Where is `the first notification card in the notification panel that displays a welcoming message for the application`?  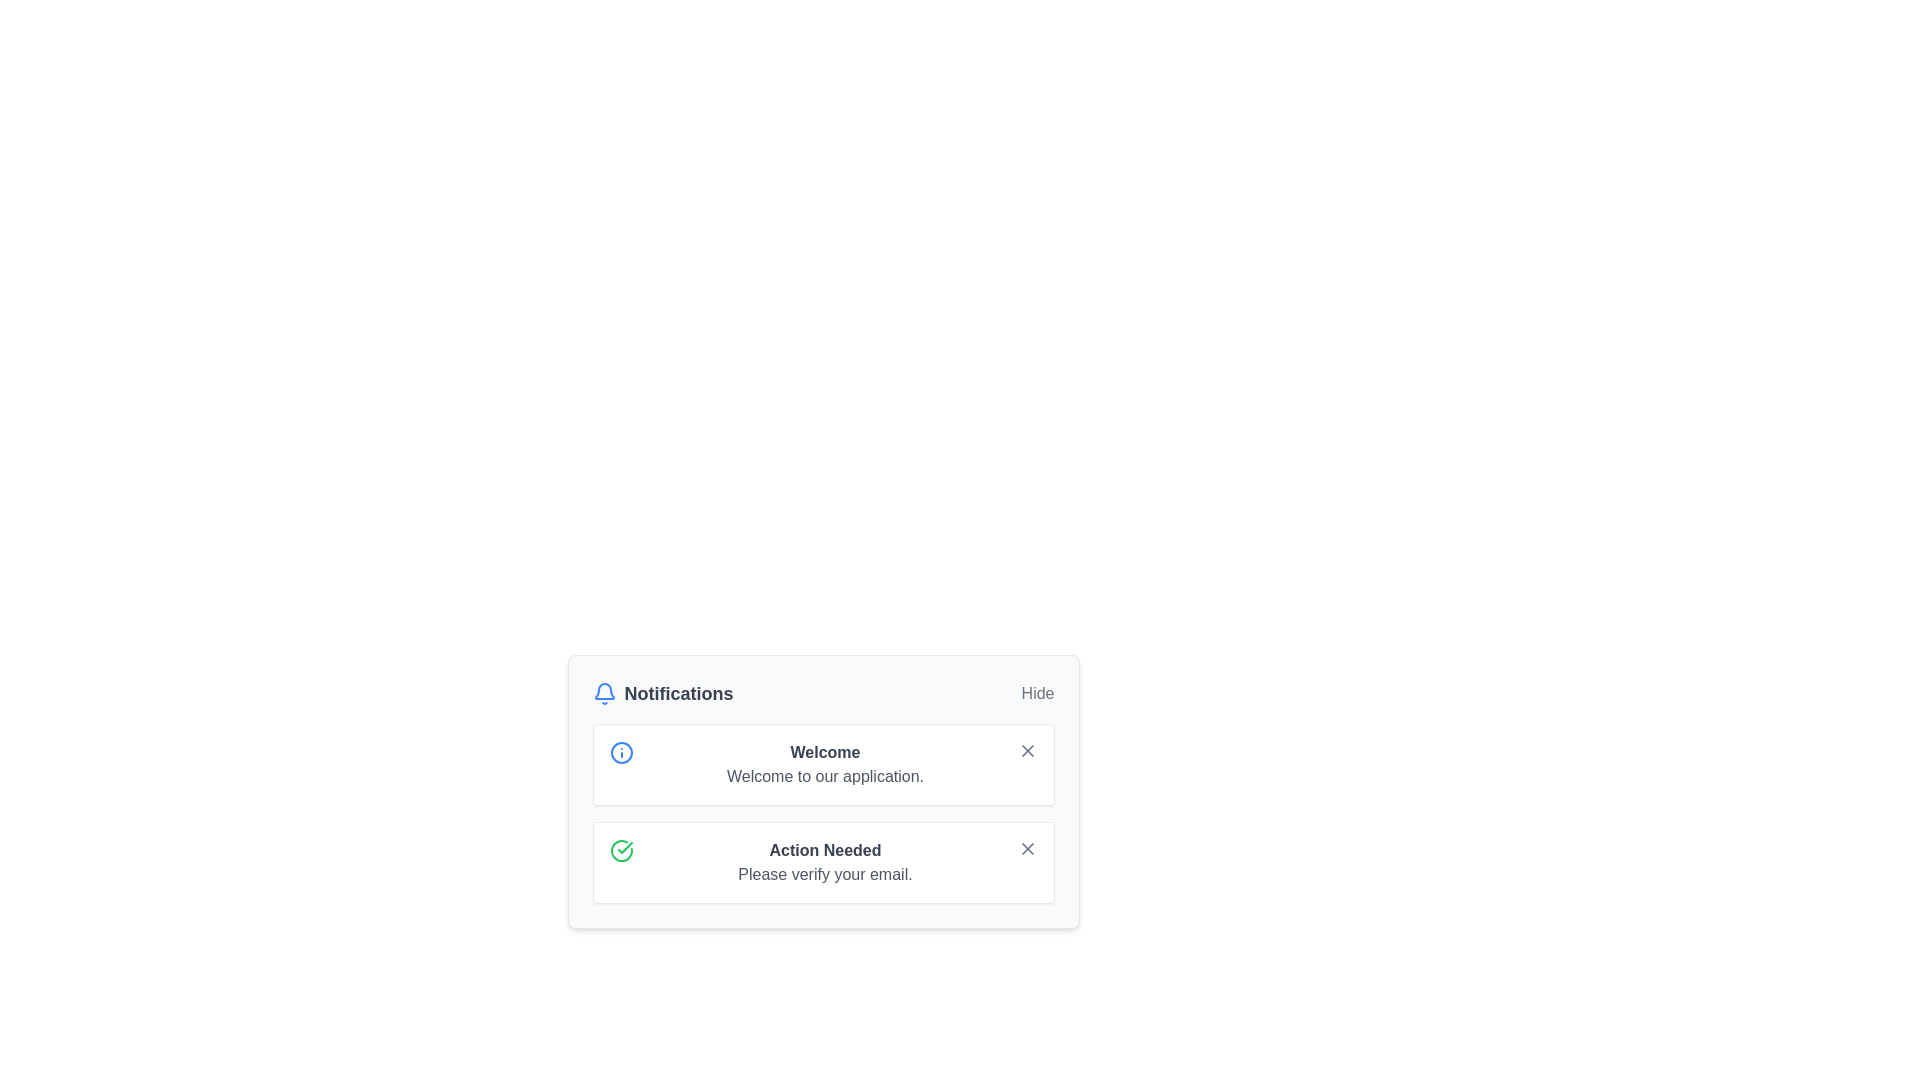
the first notification card in the notification panel that displays a welcoming message for the application is located at coordinates (823, 790).